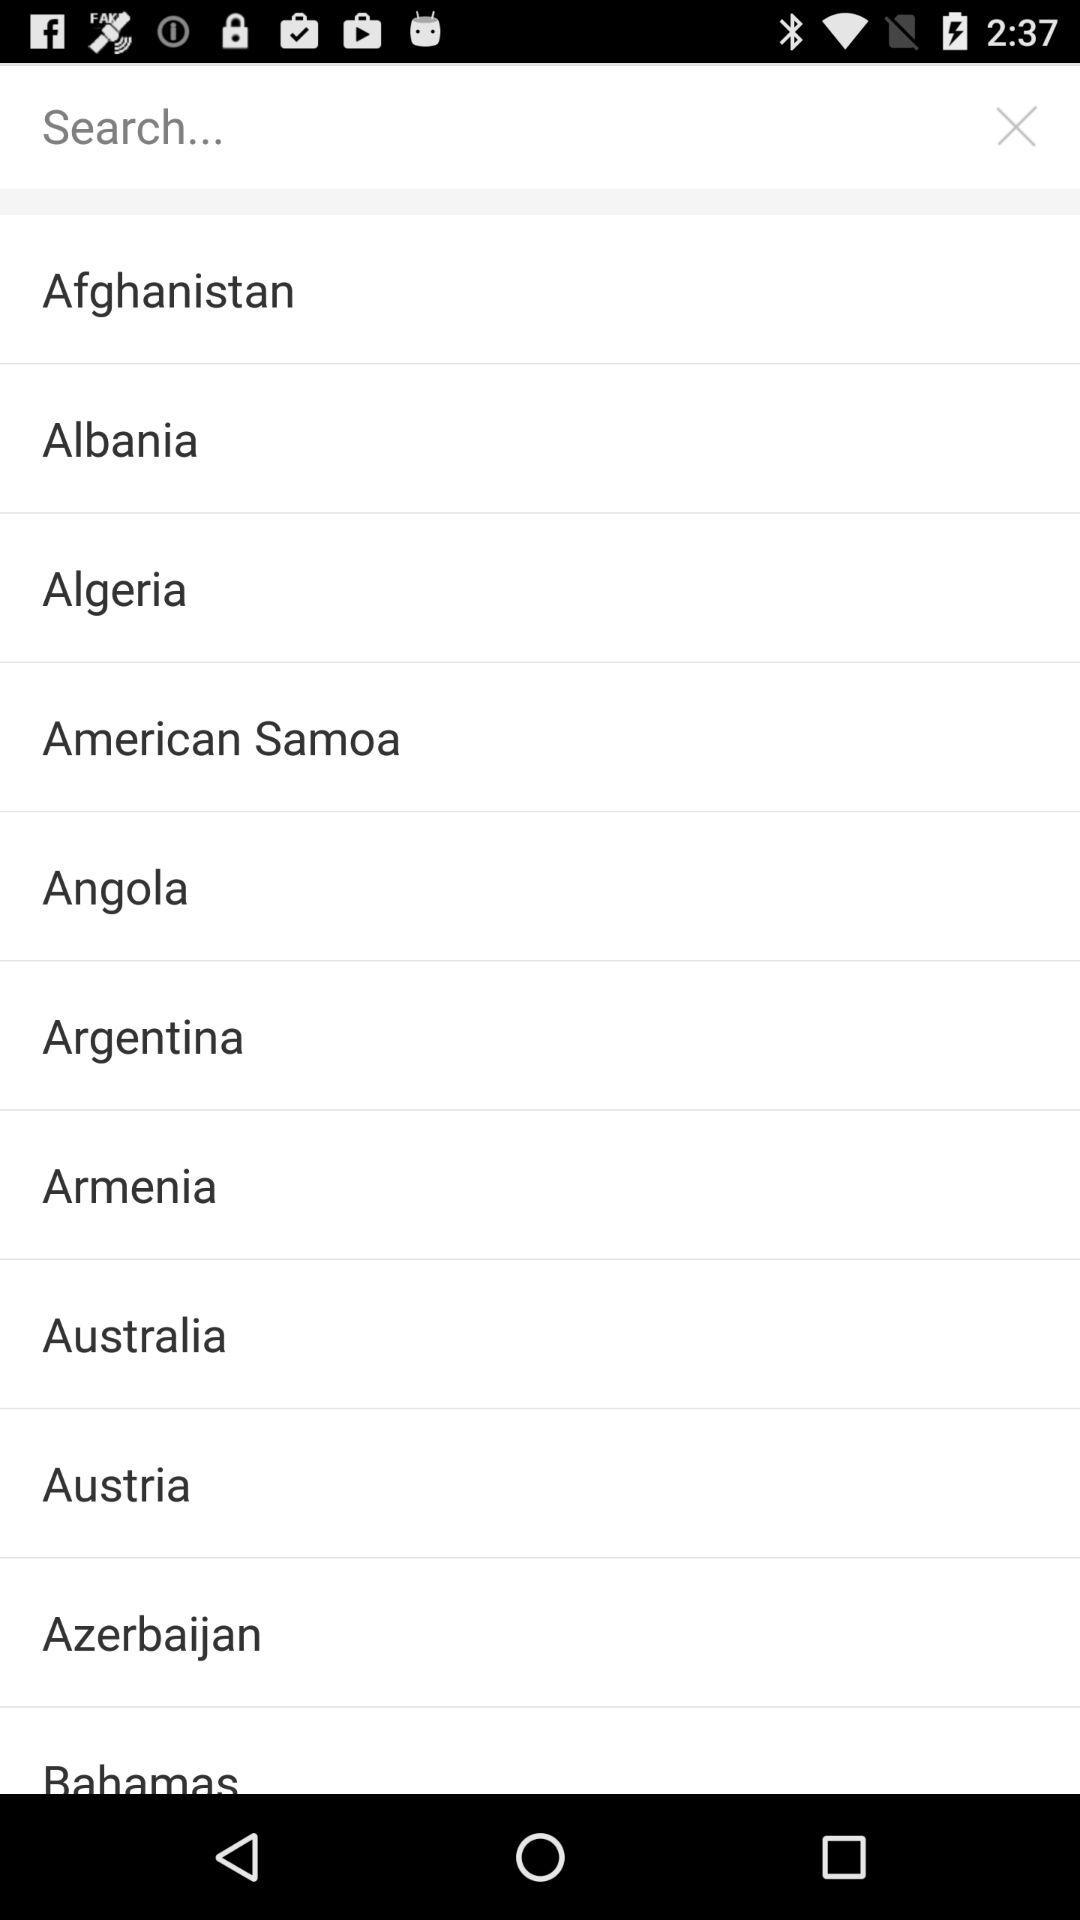  Describe the element at coordinates (1017, 133) in the screenshot. I see `the close icon` at that location.